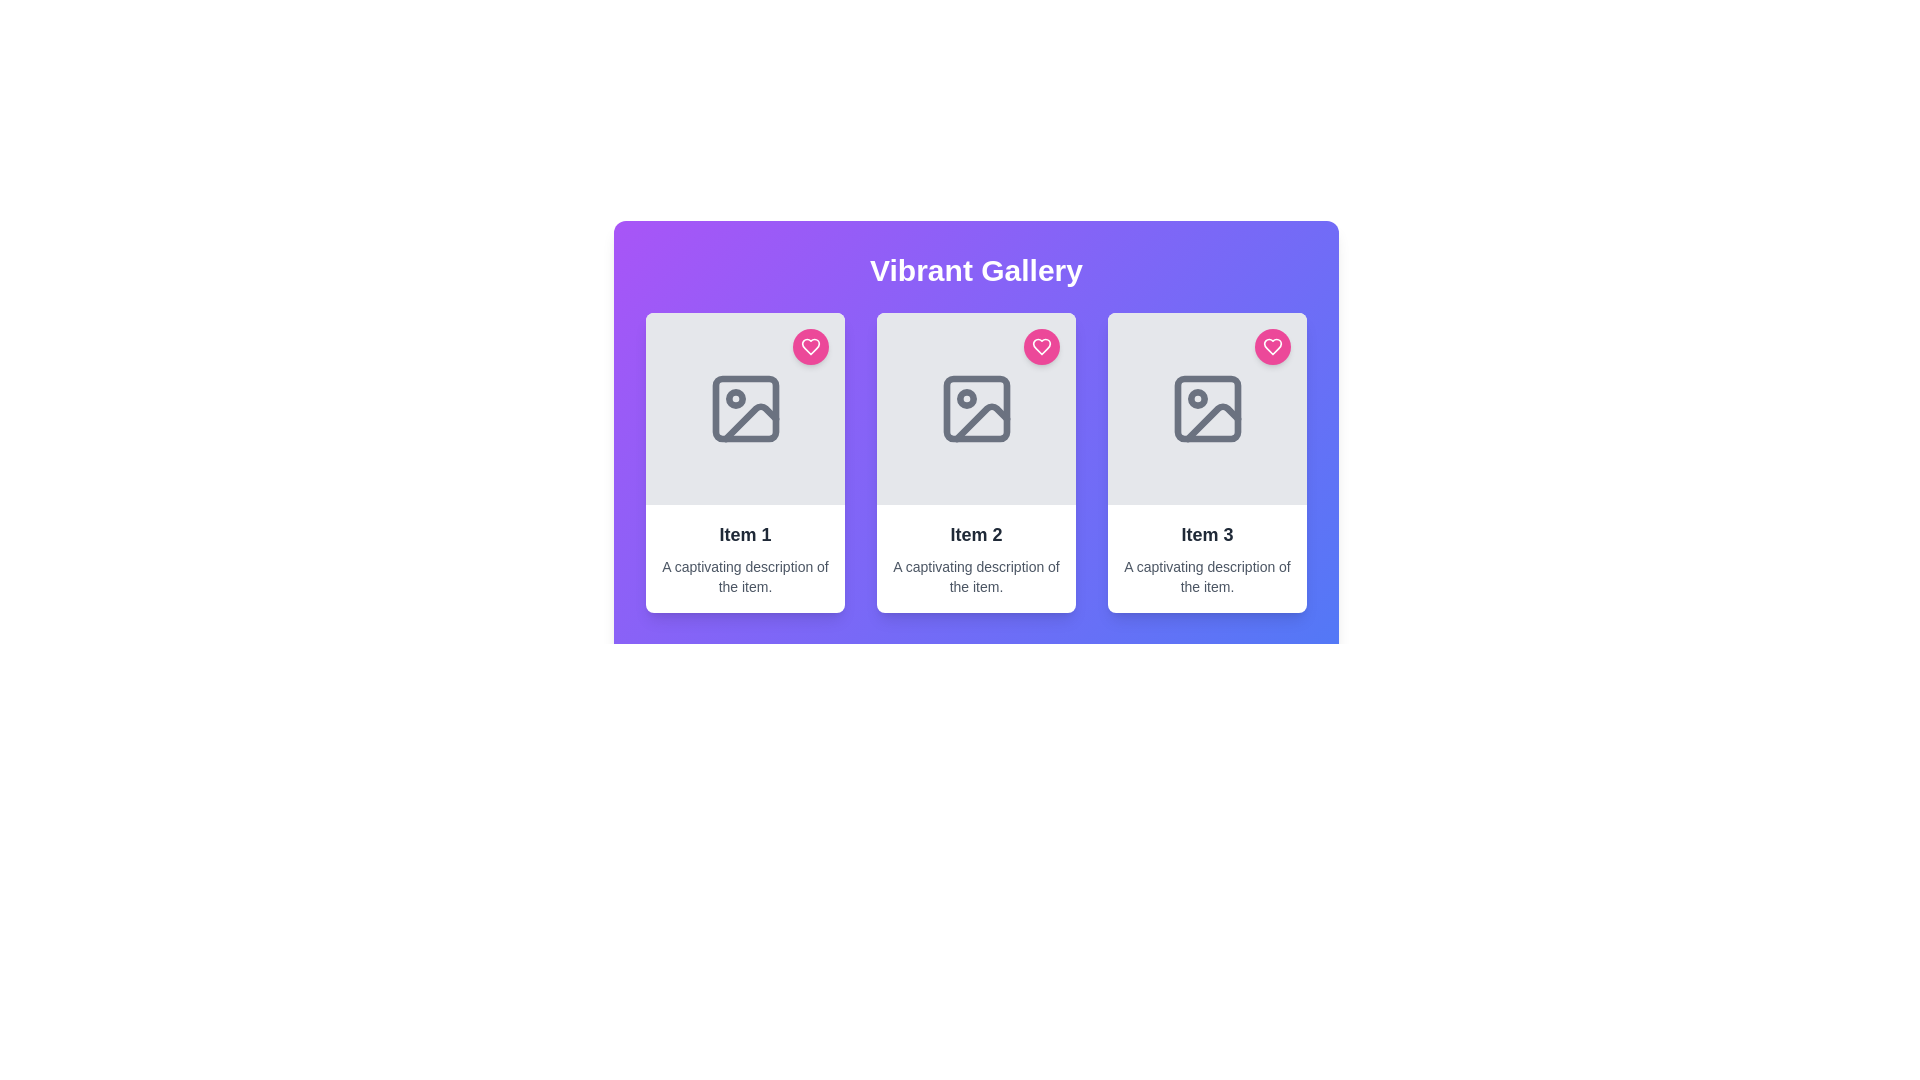 Image resolution: width=1920 pixels, height=1080 pixels. What do you see at coordinates (976, 407) in the screenshot?
I see `the rounded rectangle decorative element in the 'Item 2' gallery card, which represents a portion of the photo within the SVG illustration` at bounding box center [976, 407].